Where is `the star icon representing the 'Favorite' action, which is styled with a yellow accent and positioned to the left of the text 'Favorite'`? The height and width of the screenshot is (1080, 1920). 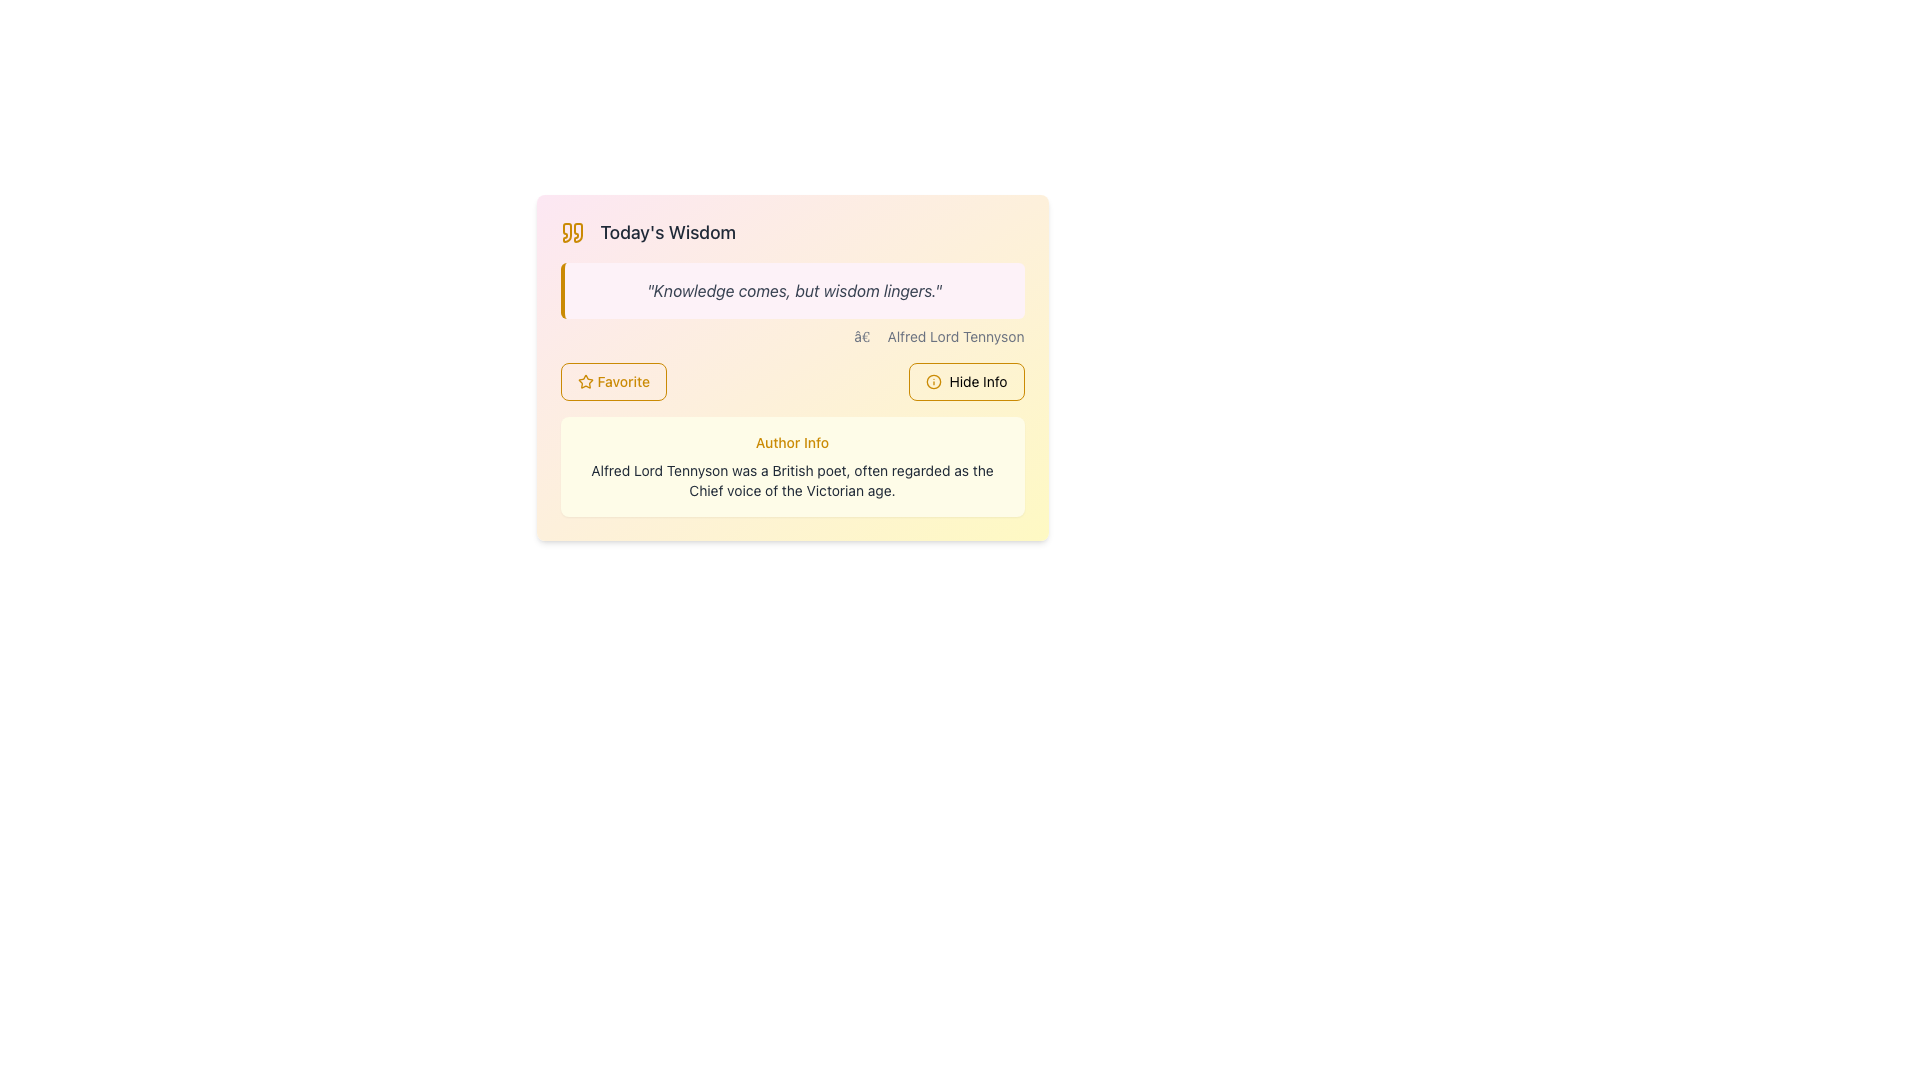
the star icon representing the 'Favorite' action, which is styled with a yellow accent and positioned to the left of the text 'Favorite' is located at coordinates (584, 381).